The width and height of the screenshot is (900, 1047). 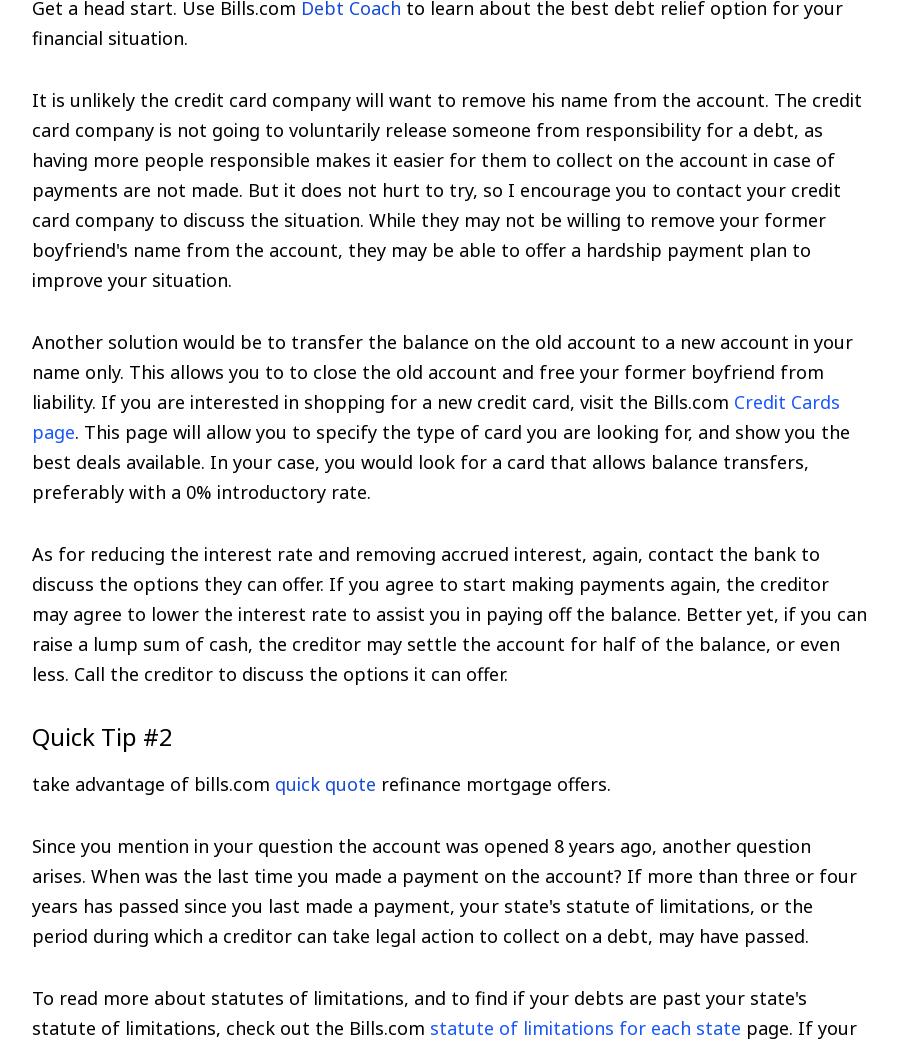 What do you see at coordinates (101, 736) in the screenshot?
I see `'Quick Tip #2'` at bounding box center [101, 736].